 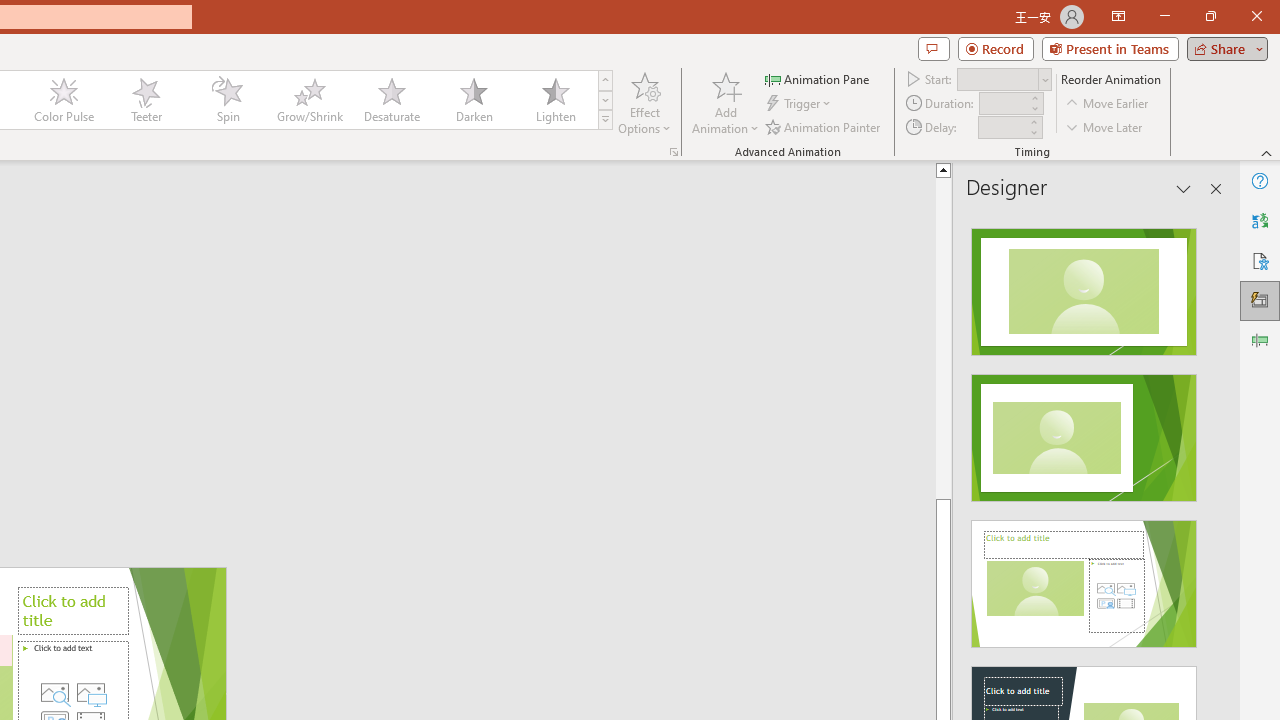 I want to click on 'Minimize', so click(x=1164, y=16).